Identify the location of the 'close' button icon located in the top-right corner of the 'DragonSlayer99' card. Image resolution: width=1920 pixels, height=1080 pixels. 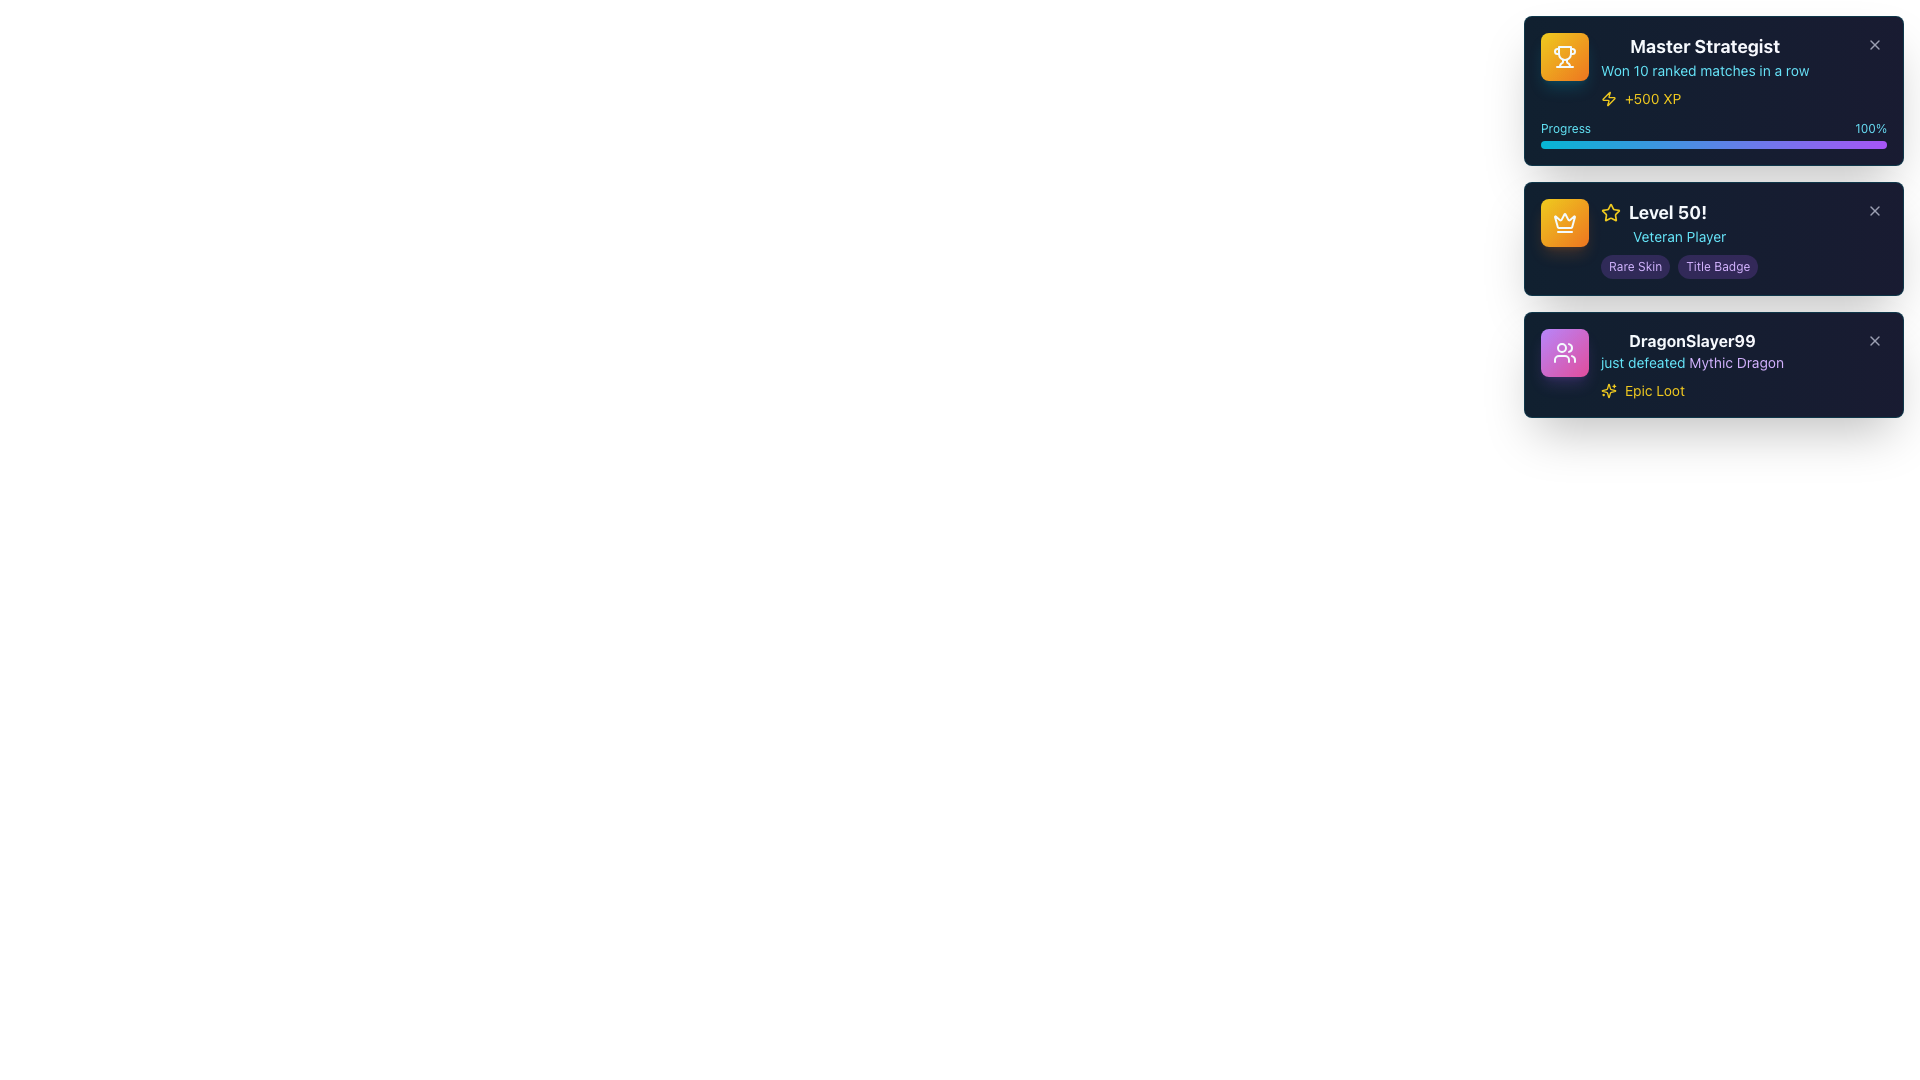
(1874, 339).